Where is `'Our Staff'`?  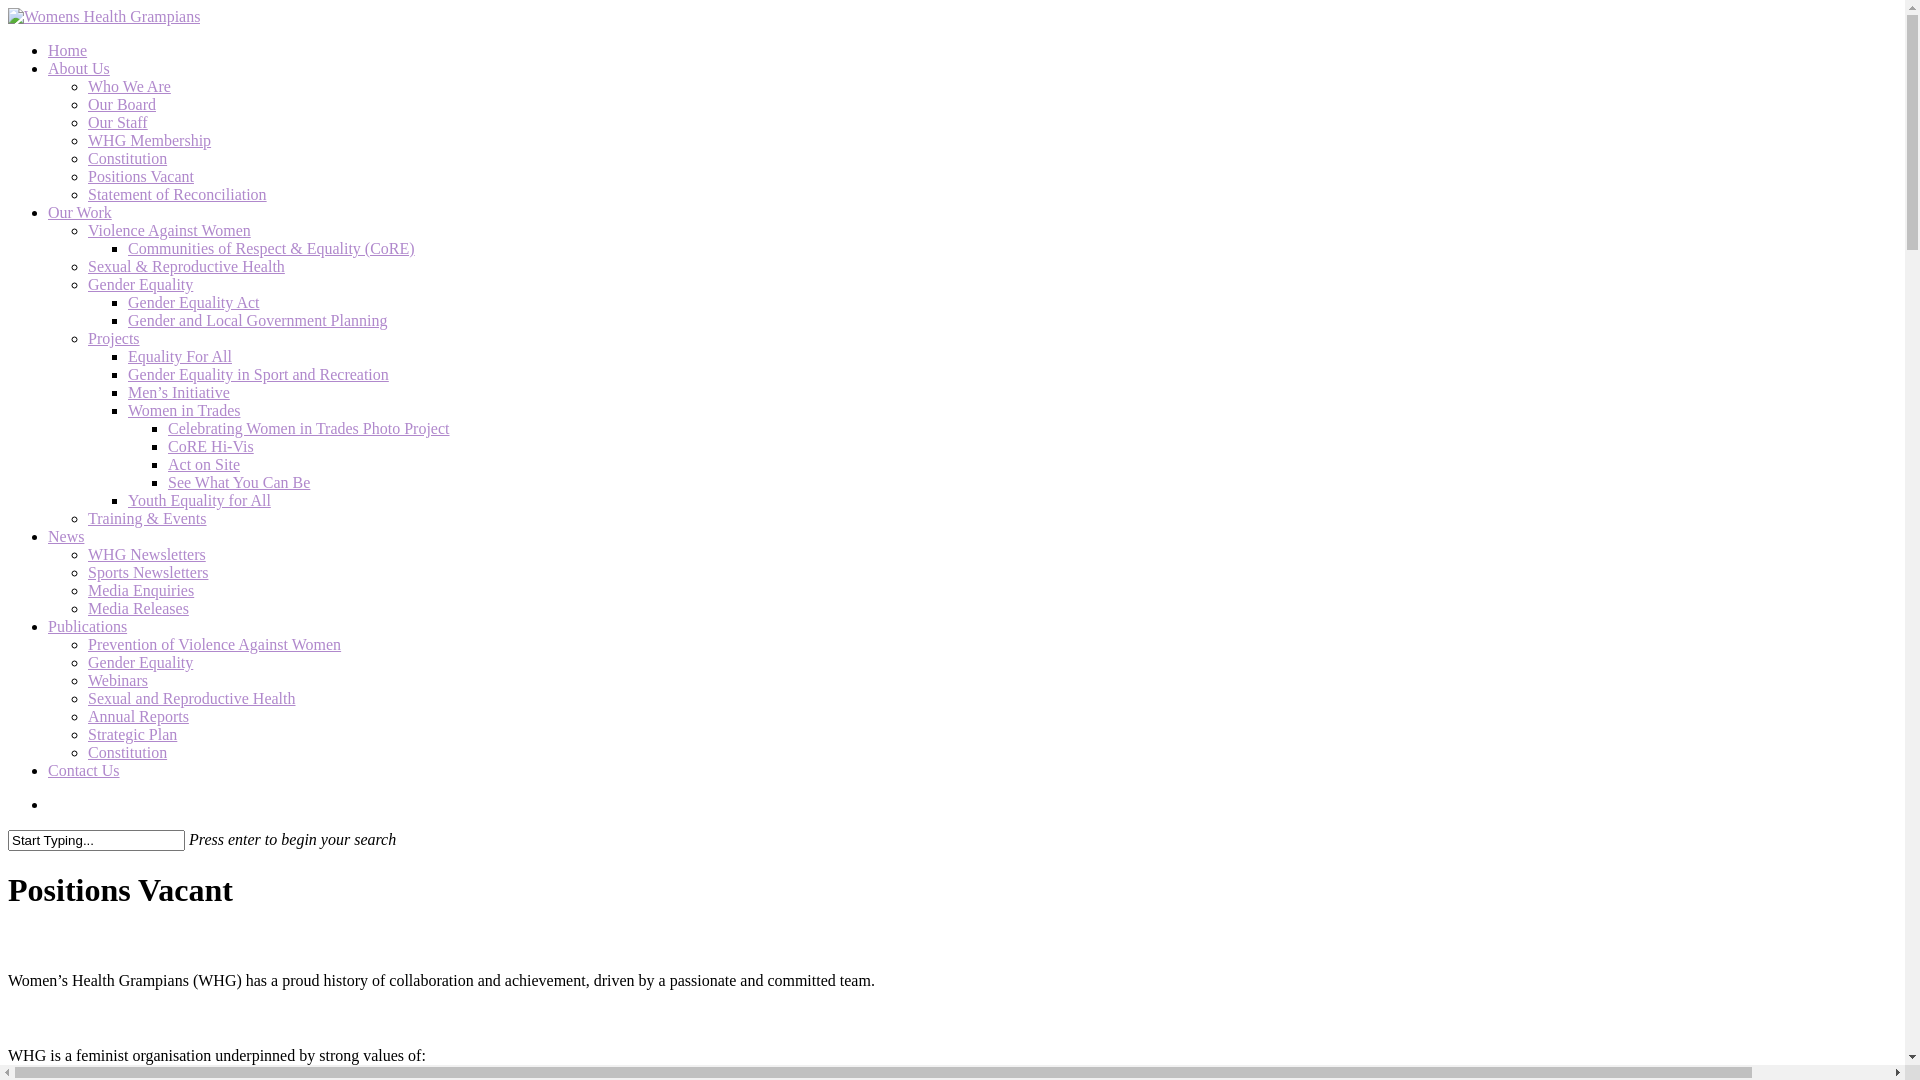
'Our Staff' is located at coordinates (117, 122).